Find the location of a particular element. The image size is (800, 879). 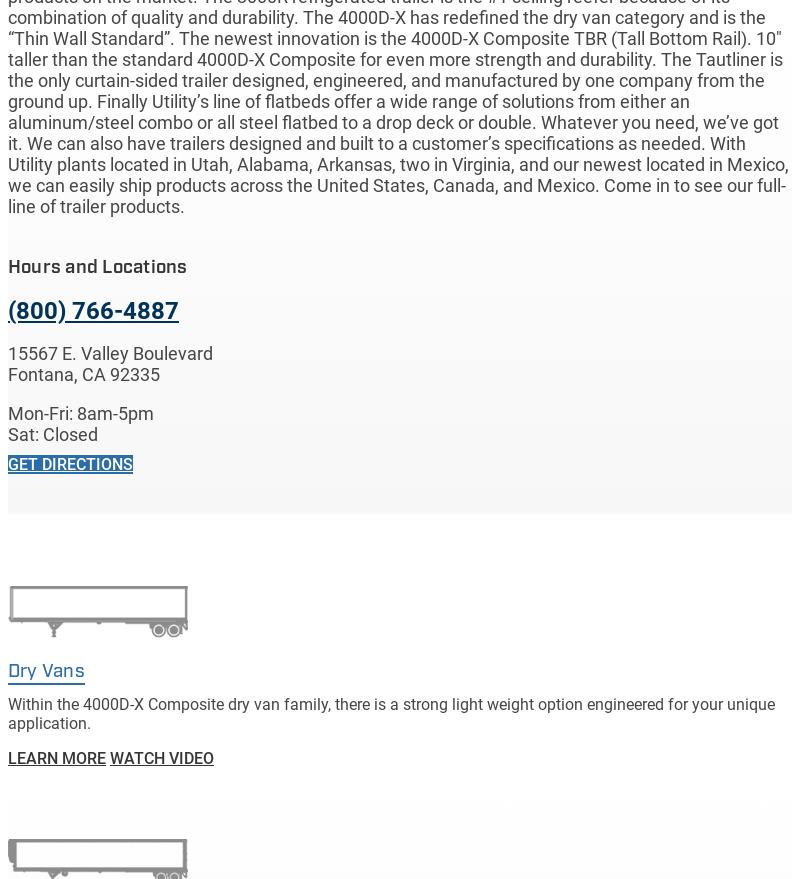

'Watch Video' is located at coordinates (162, 756).